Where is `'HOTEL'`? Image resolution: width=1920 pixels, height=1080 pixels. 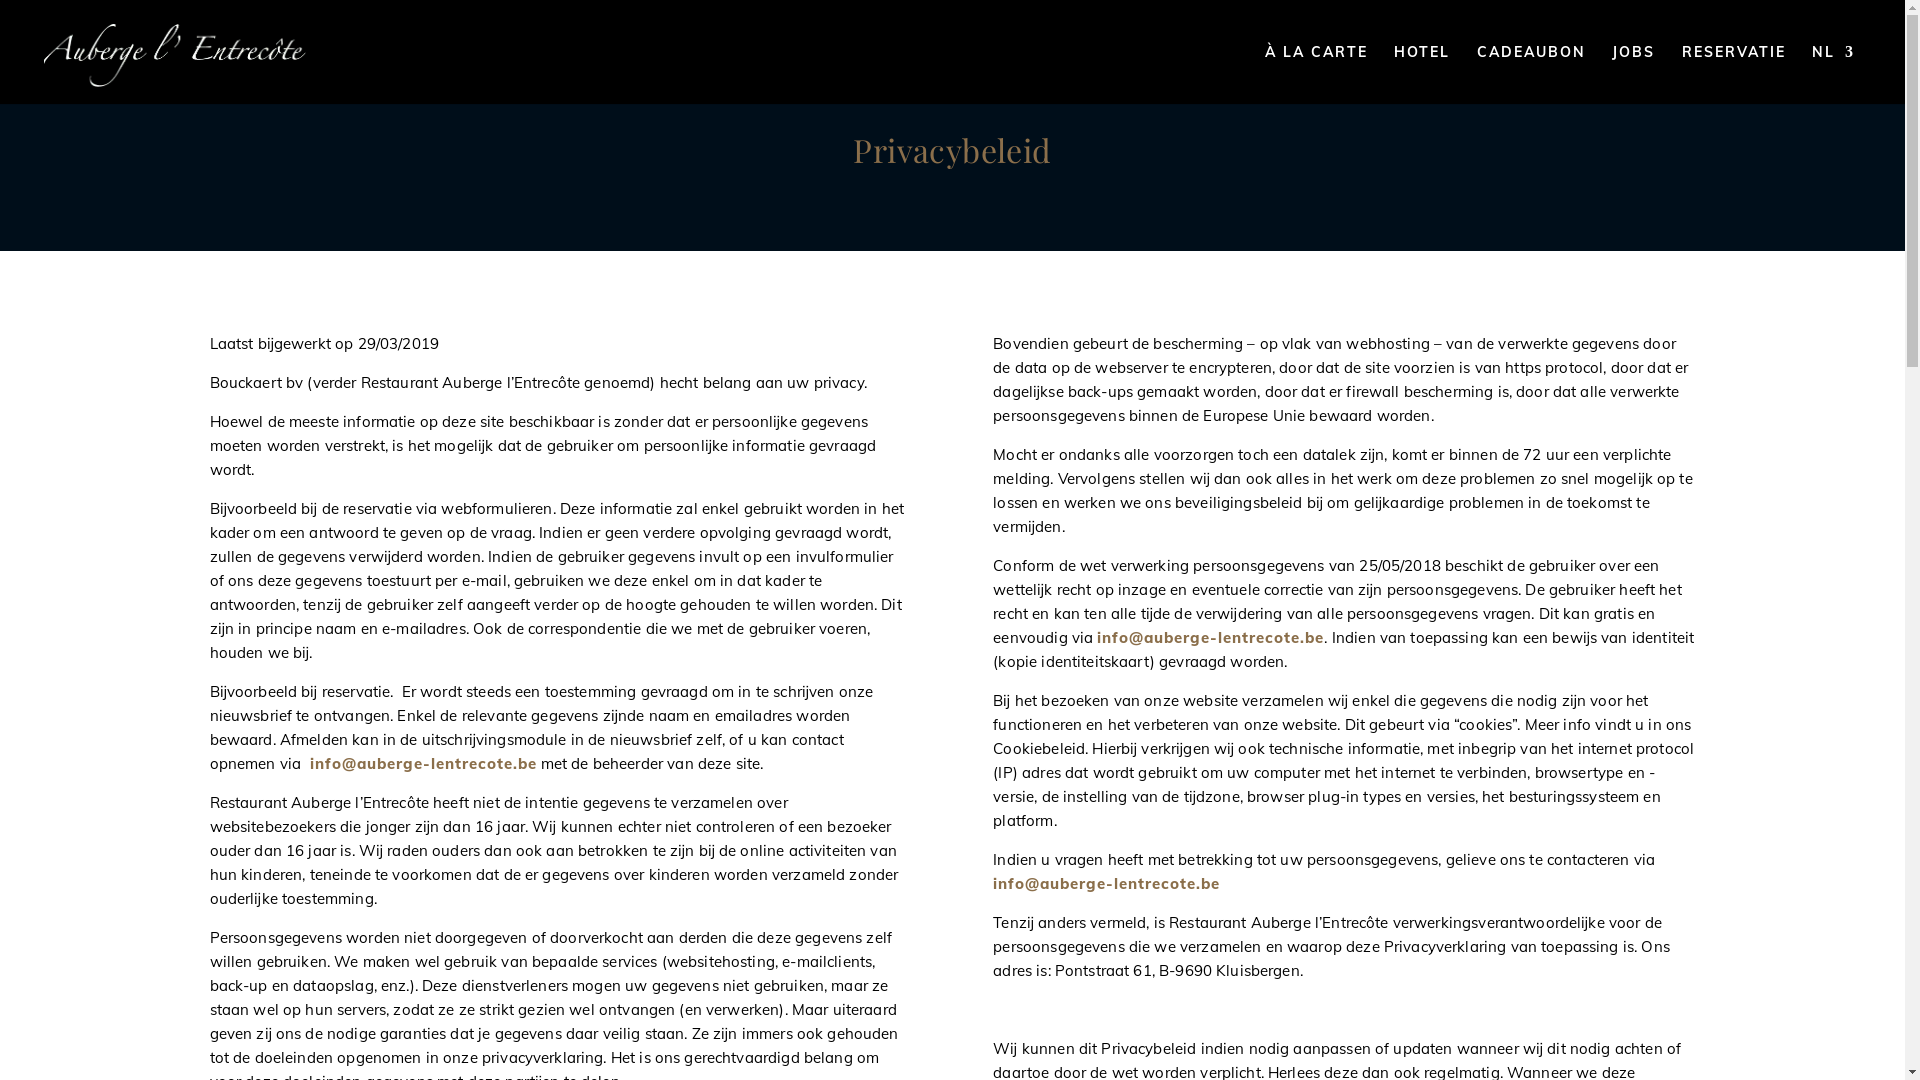
'HOTEL' is located at coordinates (1420, 73).